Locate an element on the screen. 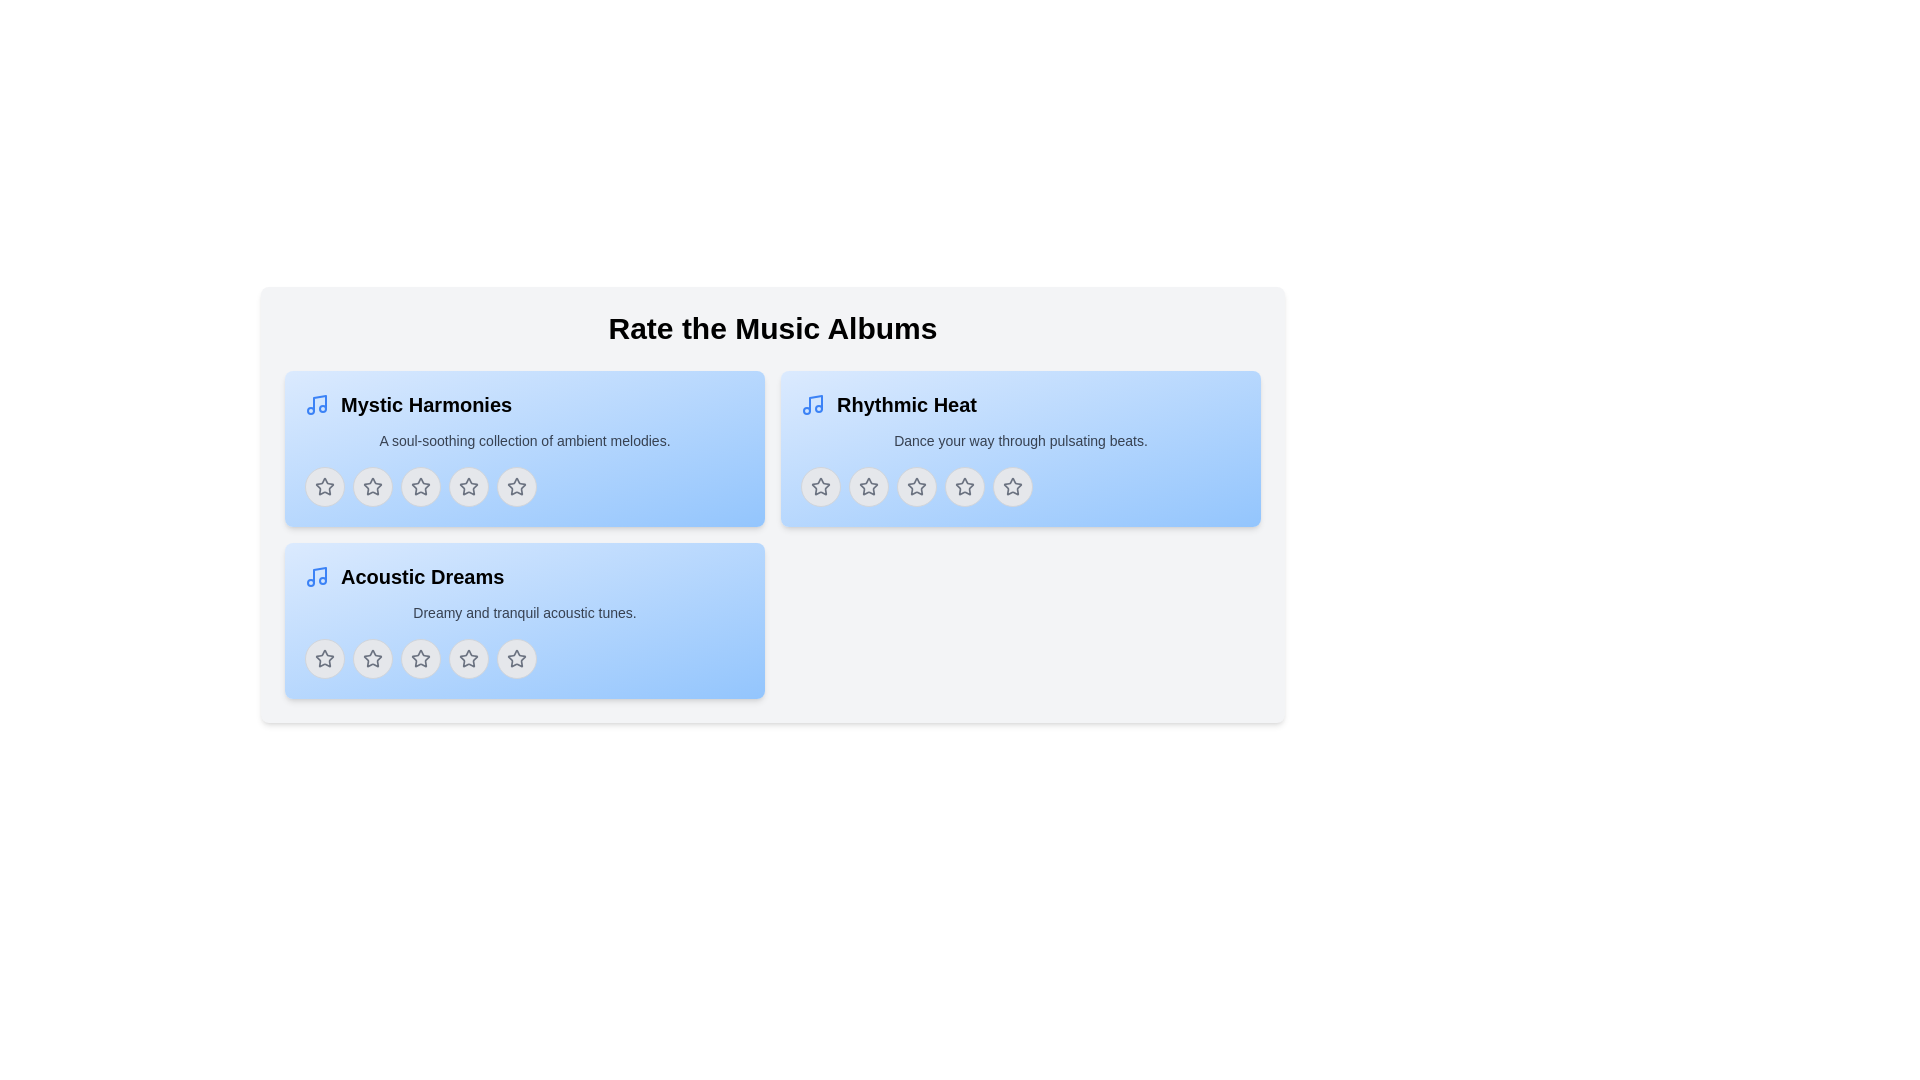 The width and height of the screenshot is (1920, 1080). the fifth star button in the horizontal group of five within the 'Mystic Harmonies' card is located at coordinates (524, 486).